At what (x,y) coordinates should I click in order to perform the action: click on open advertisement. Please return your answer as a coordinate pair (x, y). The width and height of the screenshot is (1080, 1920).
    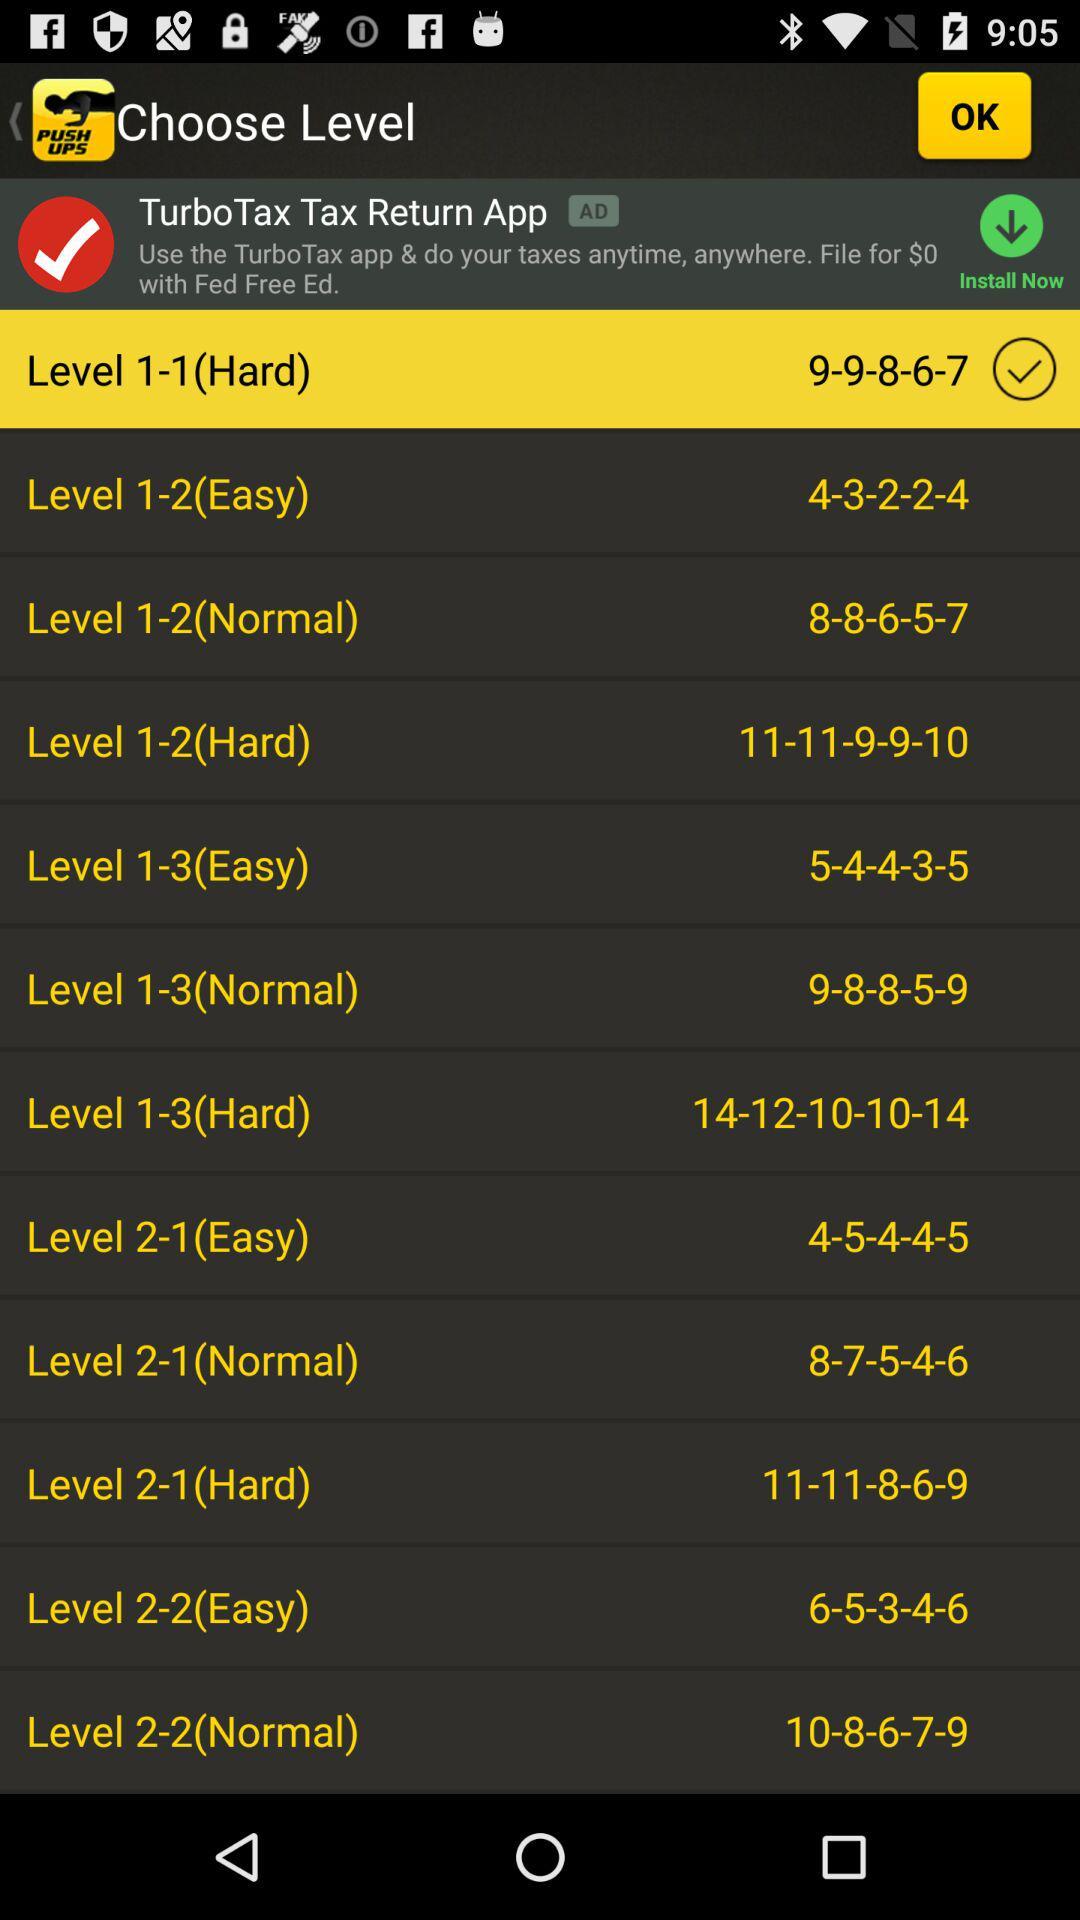
    Looking at the image, I should click on (64, 243).